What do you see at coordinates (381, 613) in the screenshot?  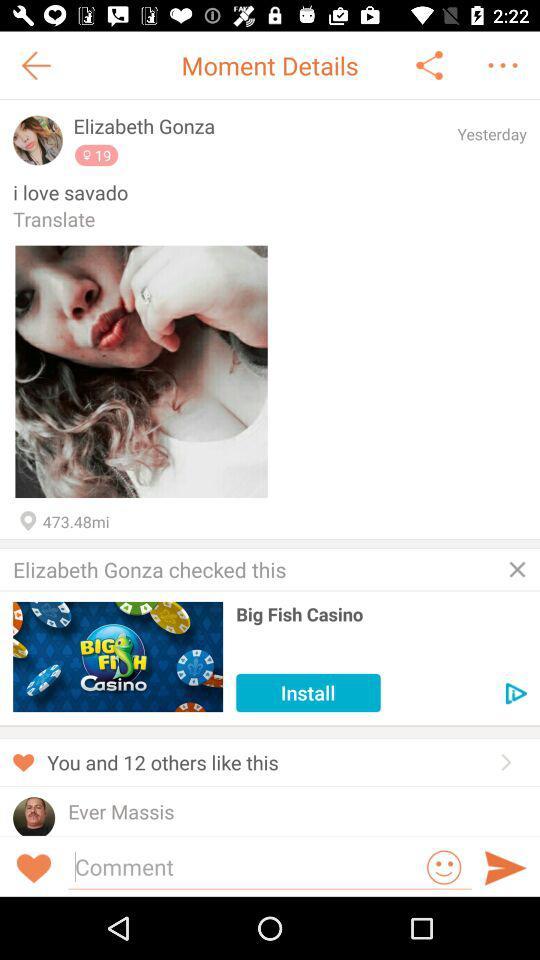 I see `the big fish casino icon` at bounding box center [381, 613].